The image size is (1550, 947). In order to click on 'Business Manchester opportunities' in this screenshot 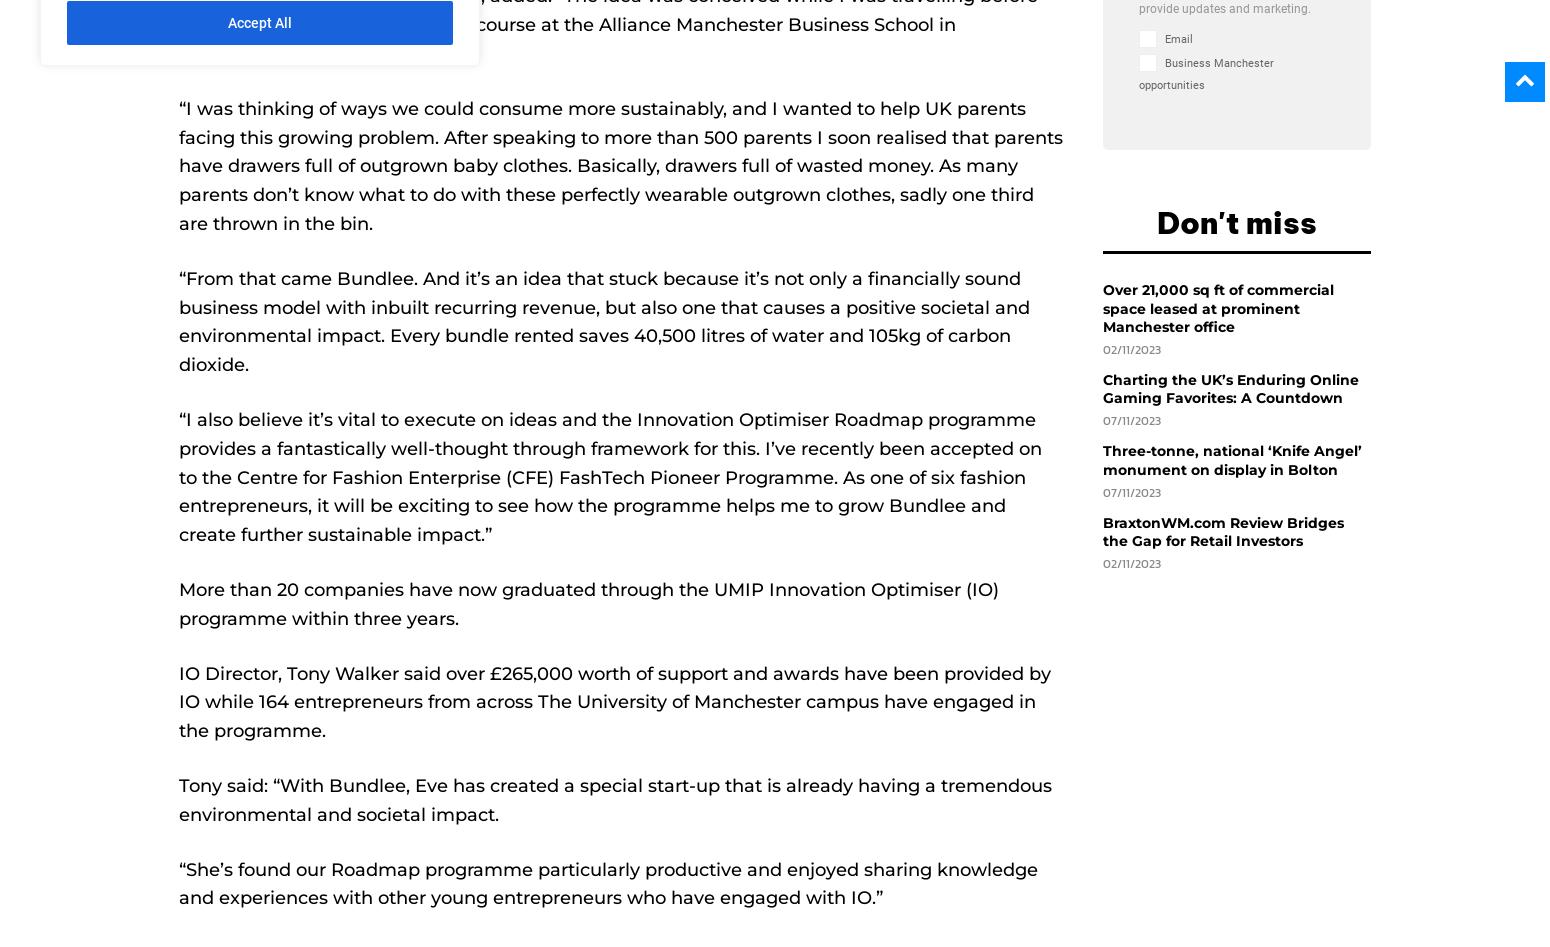, I will do `click(1137, 74)`.